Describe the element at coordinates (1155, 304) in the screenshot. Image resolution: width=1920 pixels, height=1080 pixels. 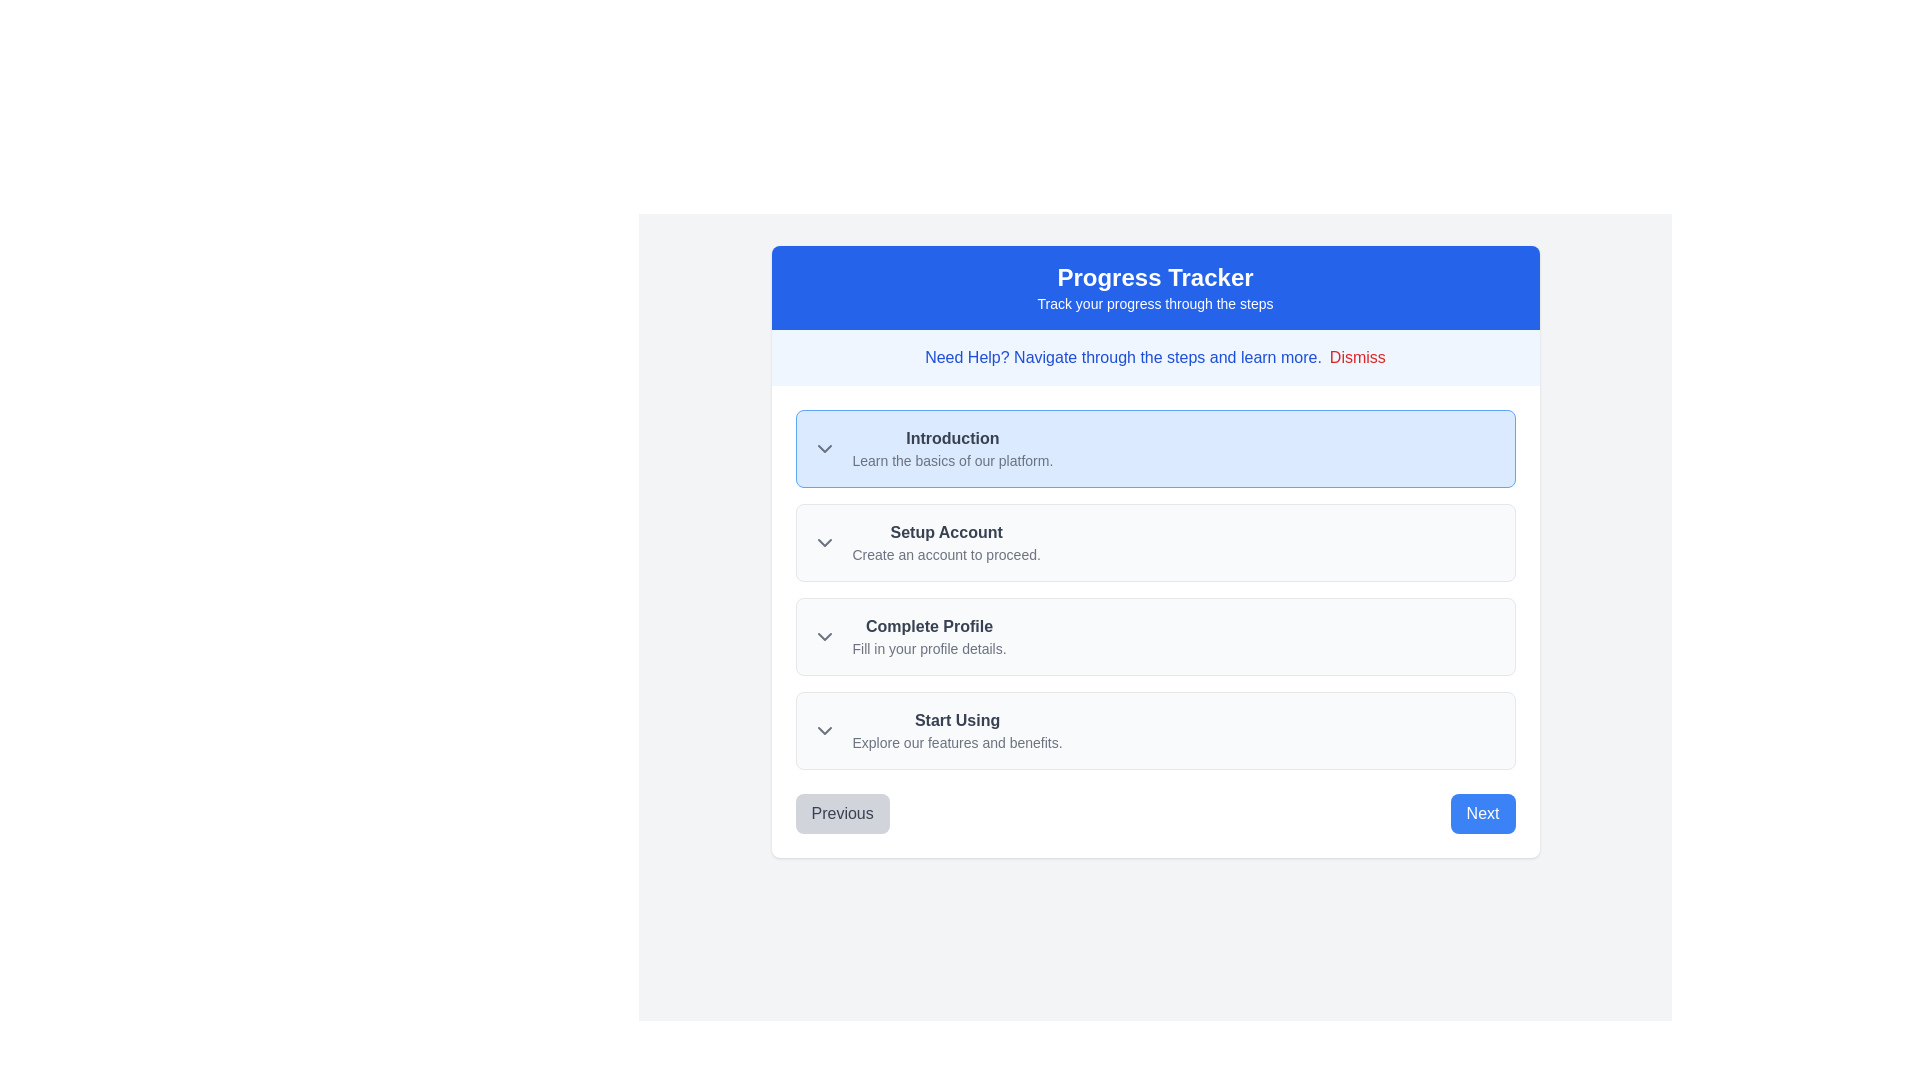
I see `the text label that says 'Track your progress through the steps.' which is located below the header 'Progress Tracker' on the blue background area` at that location.